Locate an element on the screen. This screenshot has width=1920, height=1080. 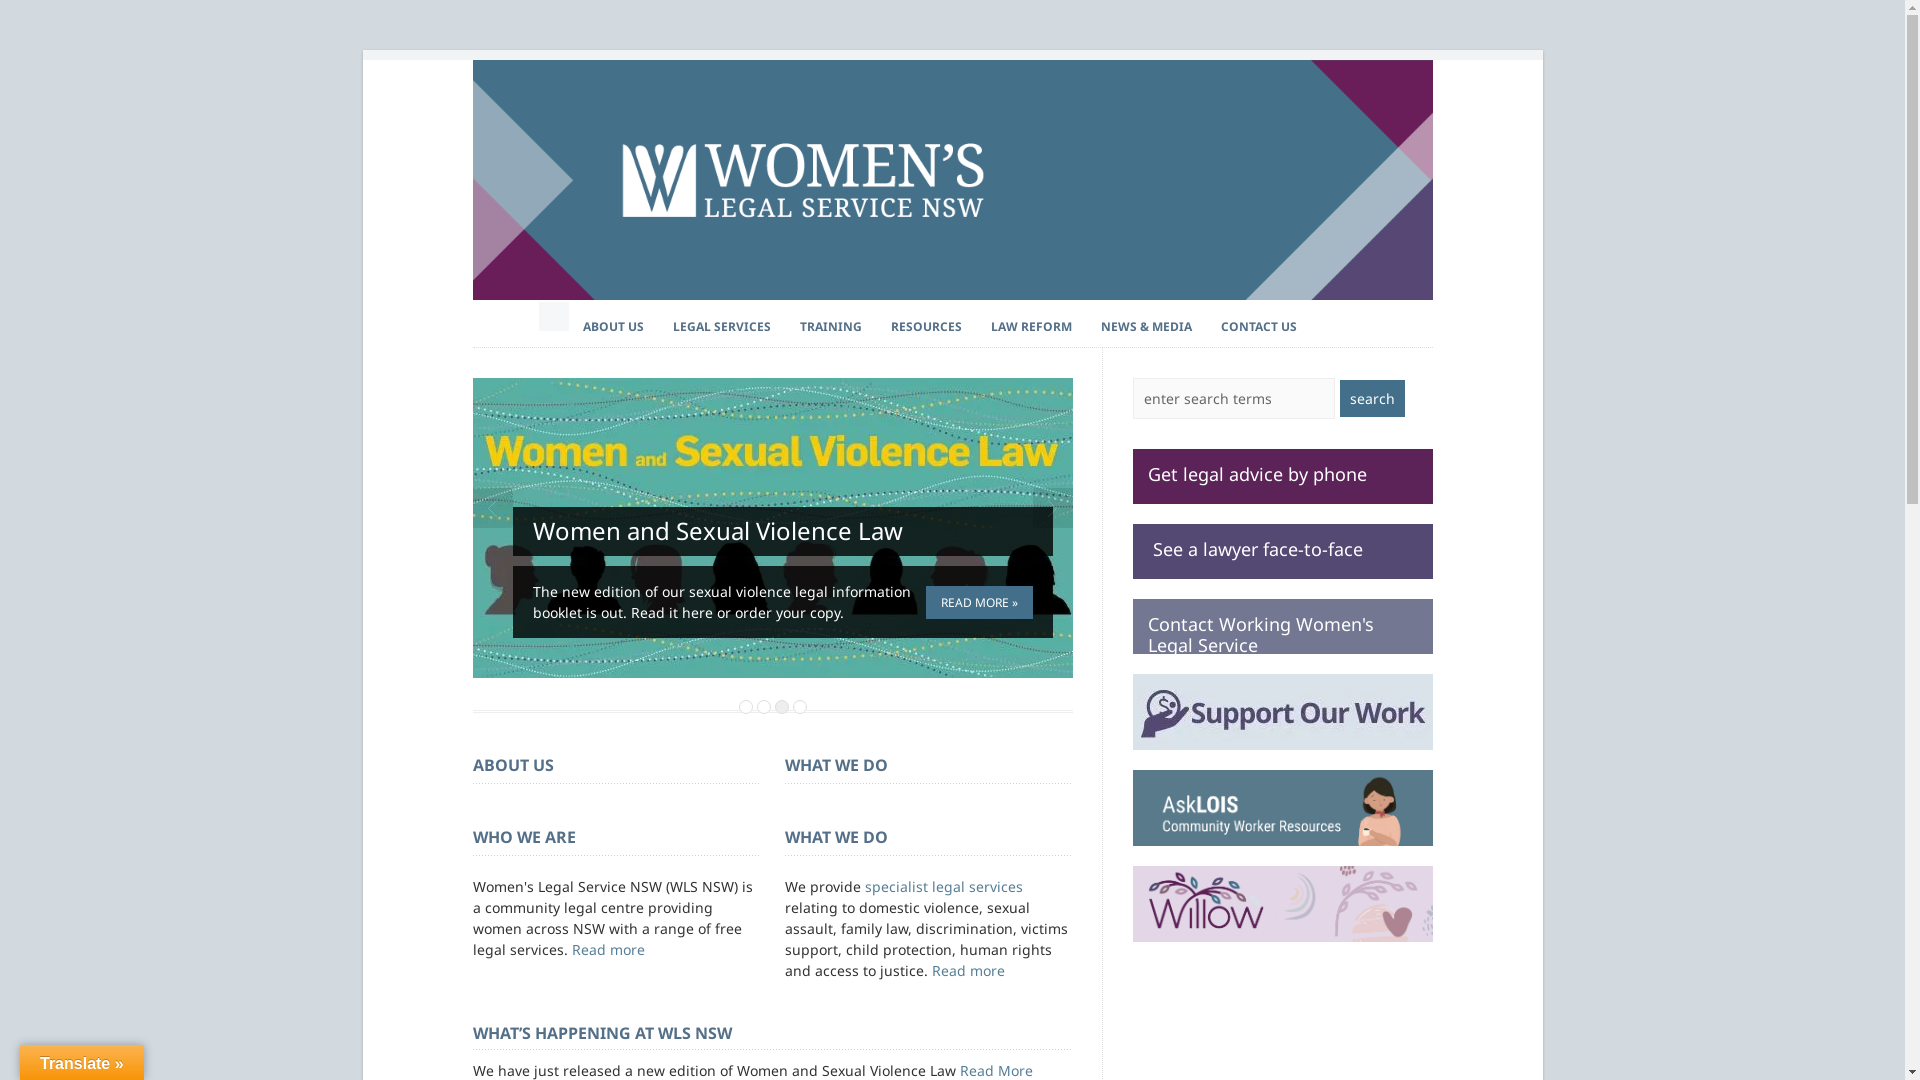
'Previous' is located at coordinates (491, 507).